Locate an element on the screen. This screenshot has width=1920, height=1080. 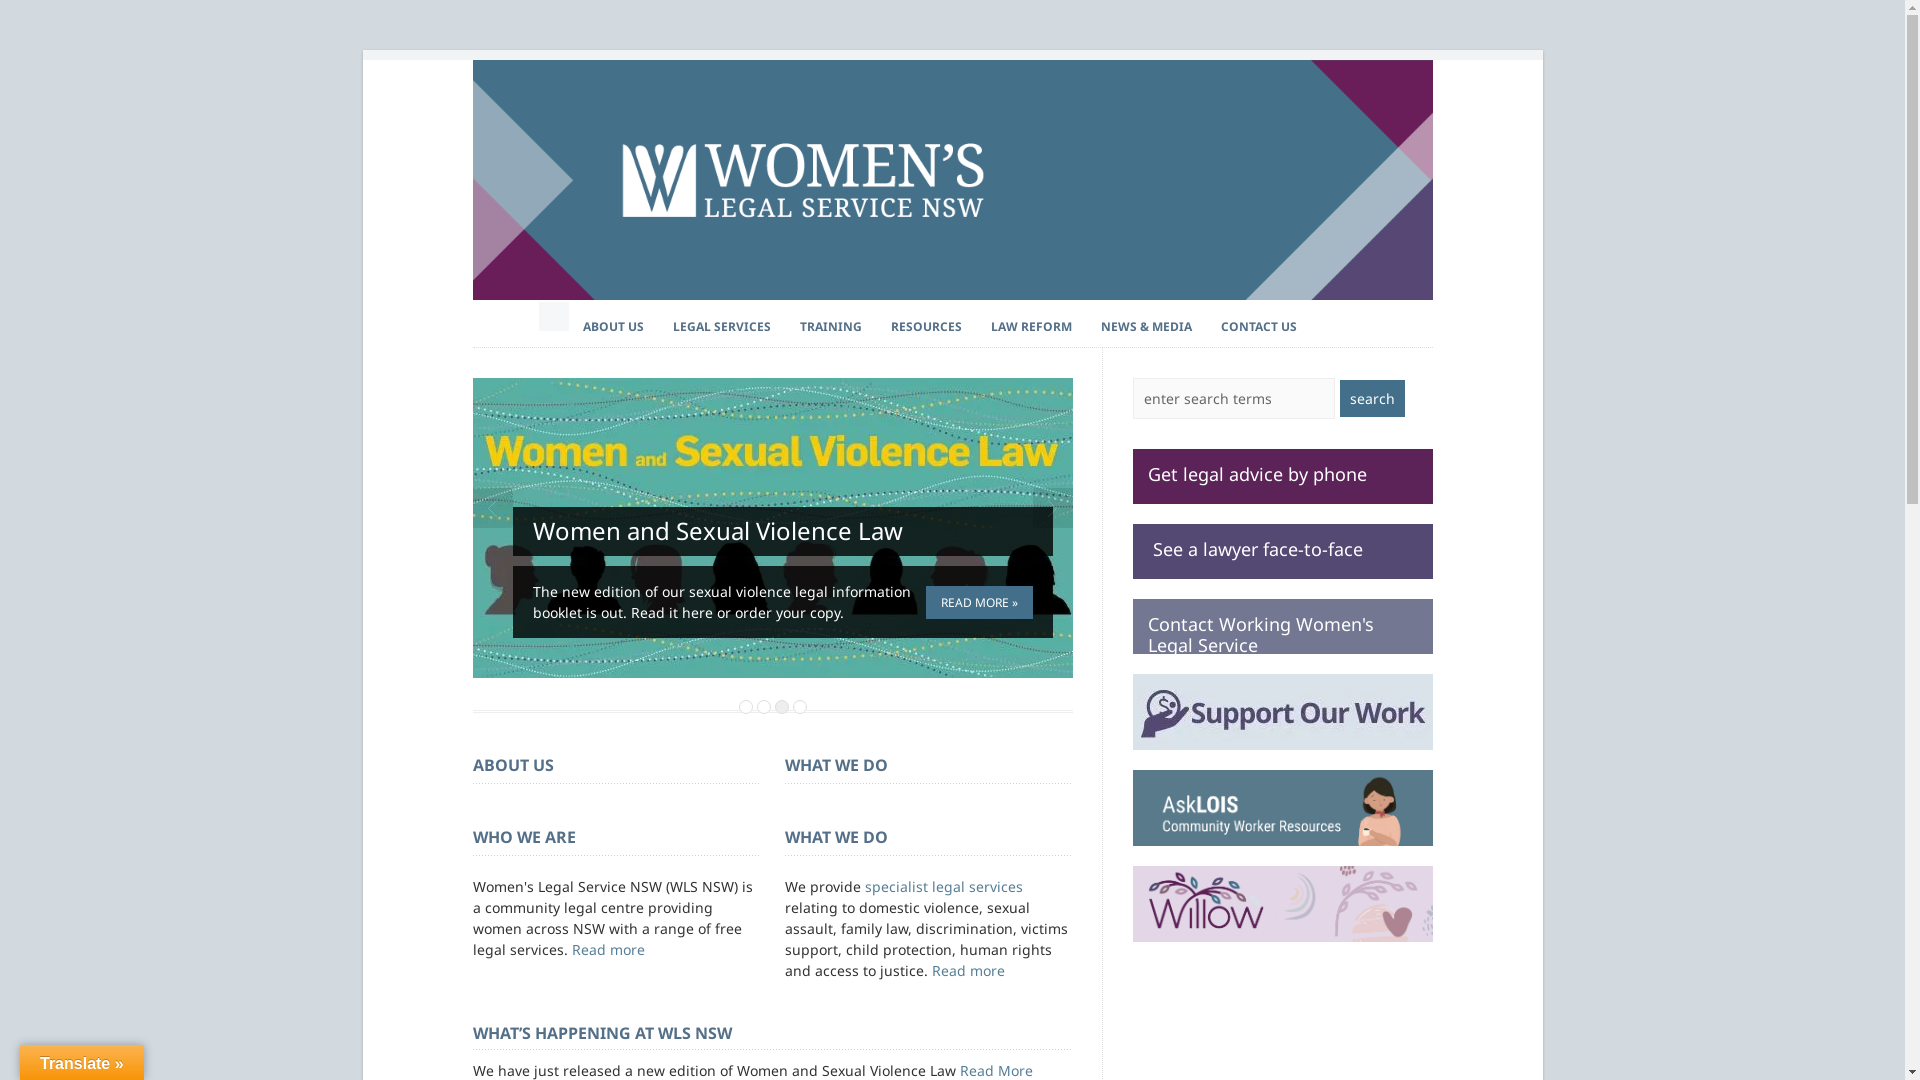
'Previous' is located at coordinates (491, 507).